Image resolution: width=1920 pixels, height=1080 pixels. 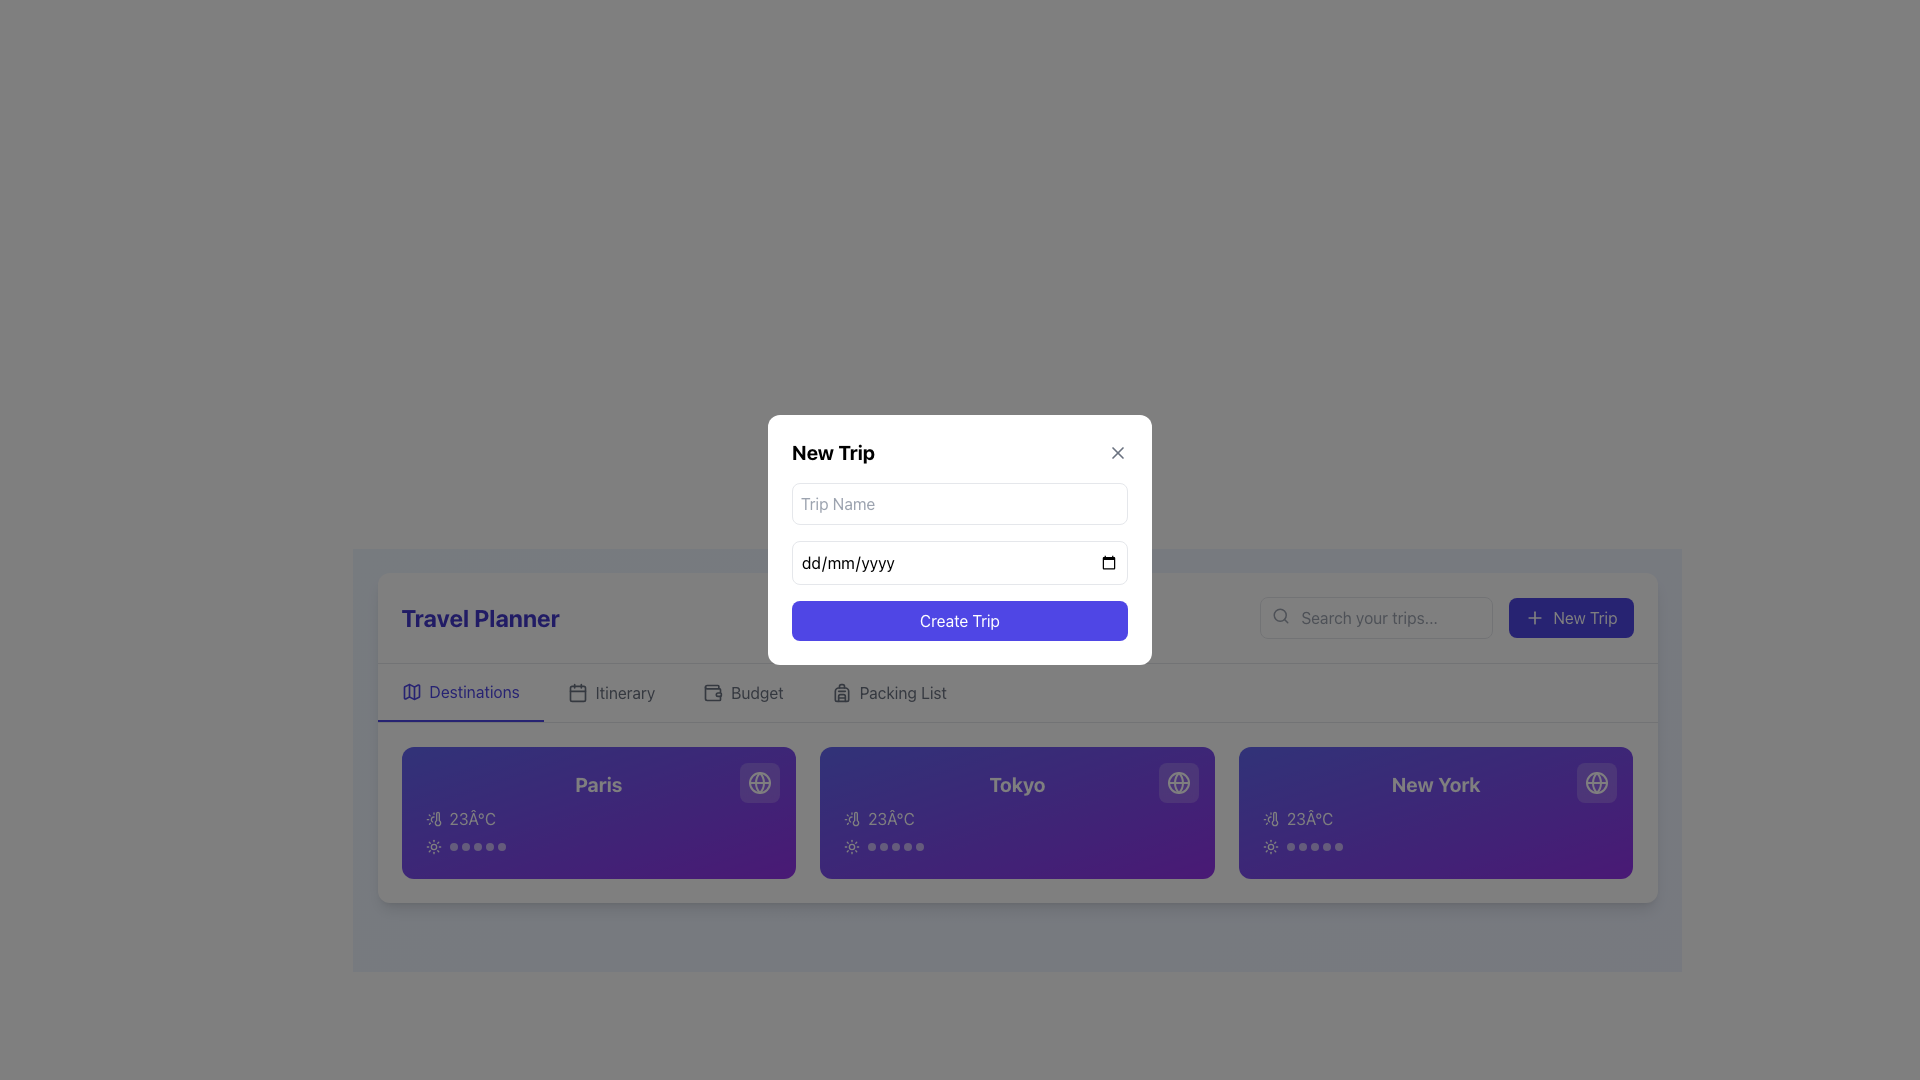 I want to click on the close button located in the top-right corner of the 'New Trip' popup window, so click(x=1117, y=452).